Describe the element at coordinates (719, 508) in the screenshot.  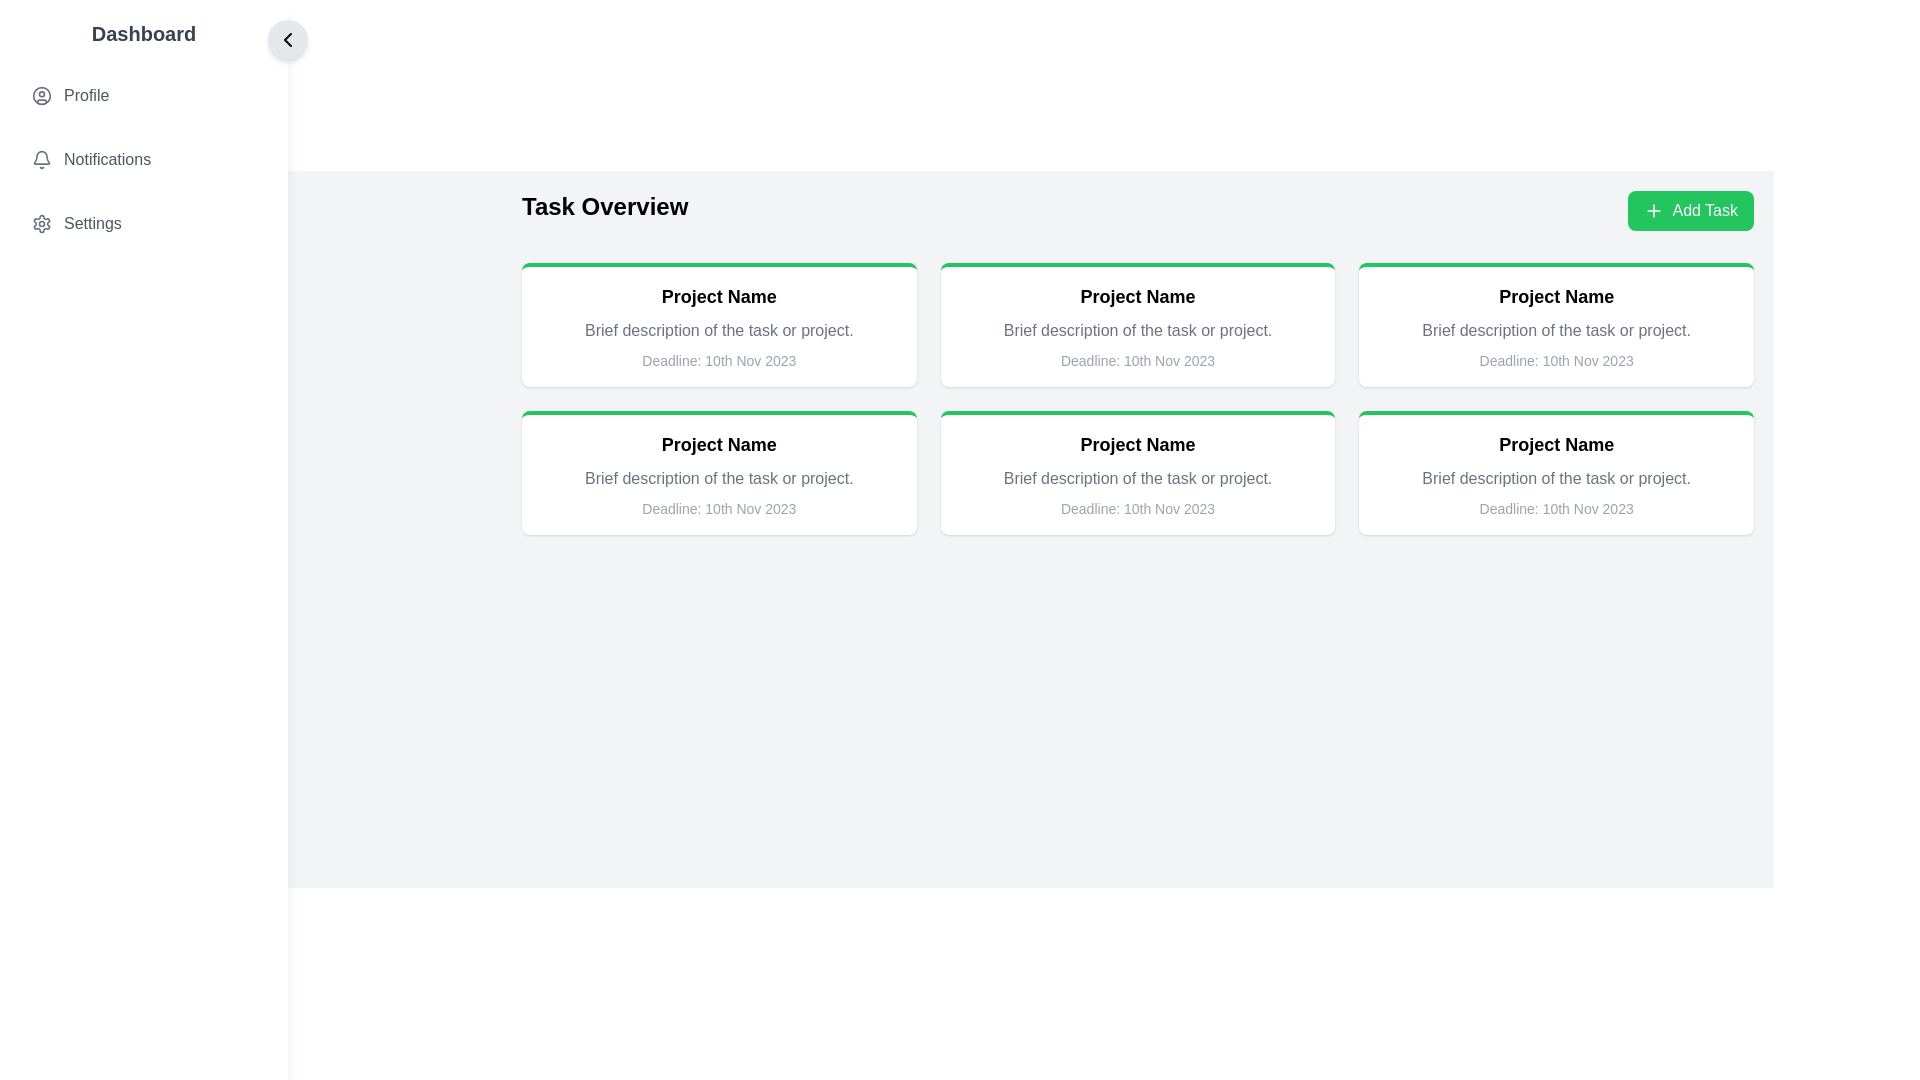
I see `the text label that shows the deadline for a task, formatted as 'Deadline: 10th Nov 2023', located at the bottom of the task details card` at that location.